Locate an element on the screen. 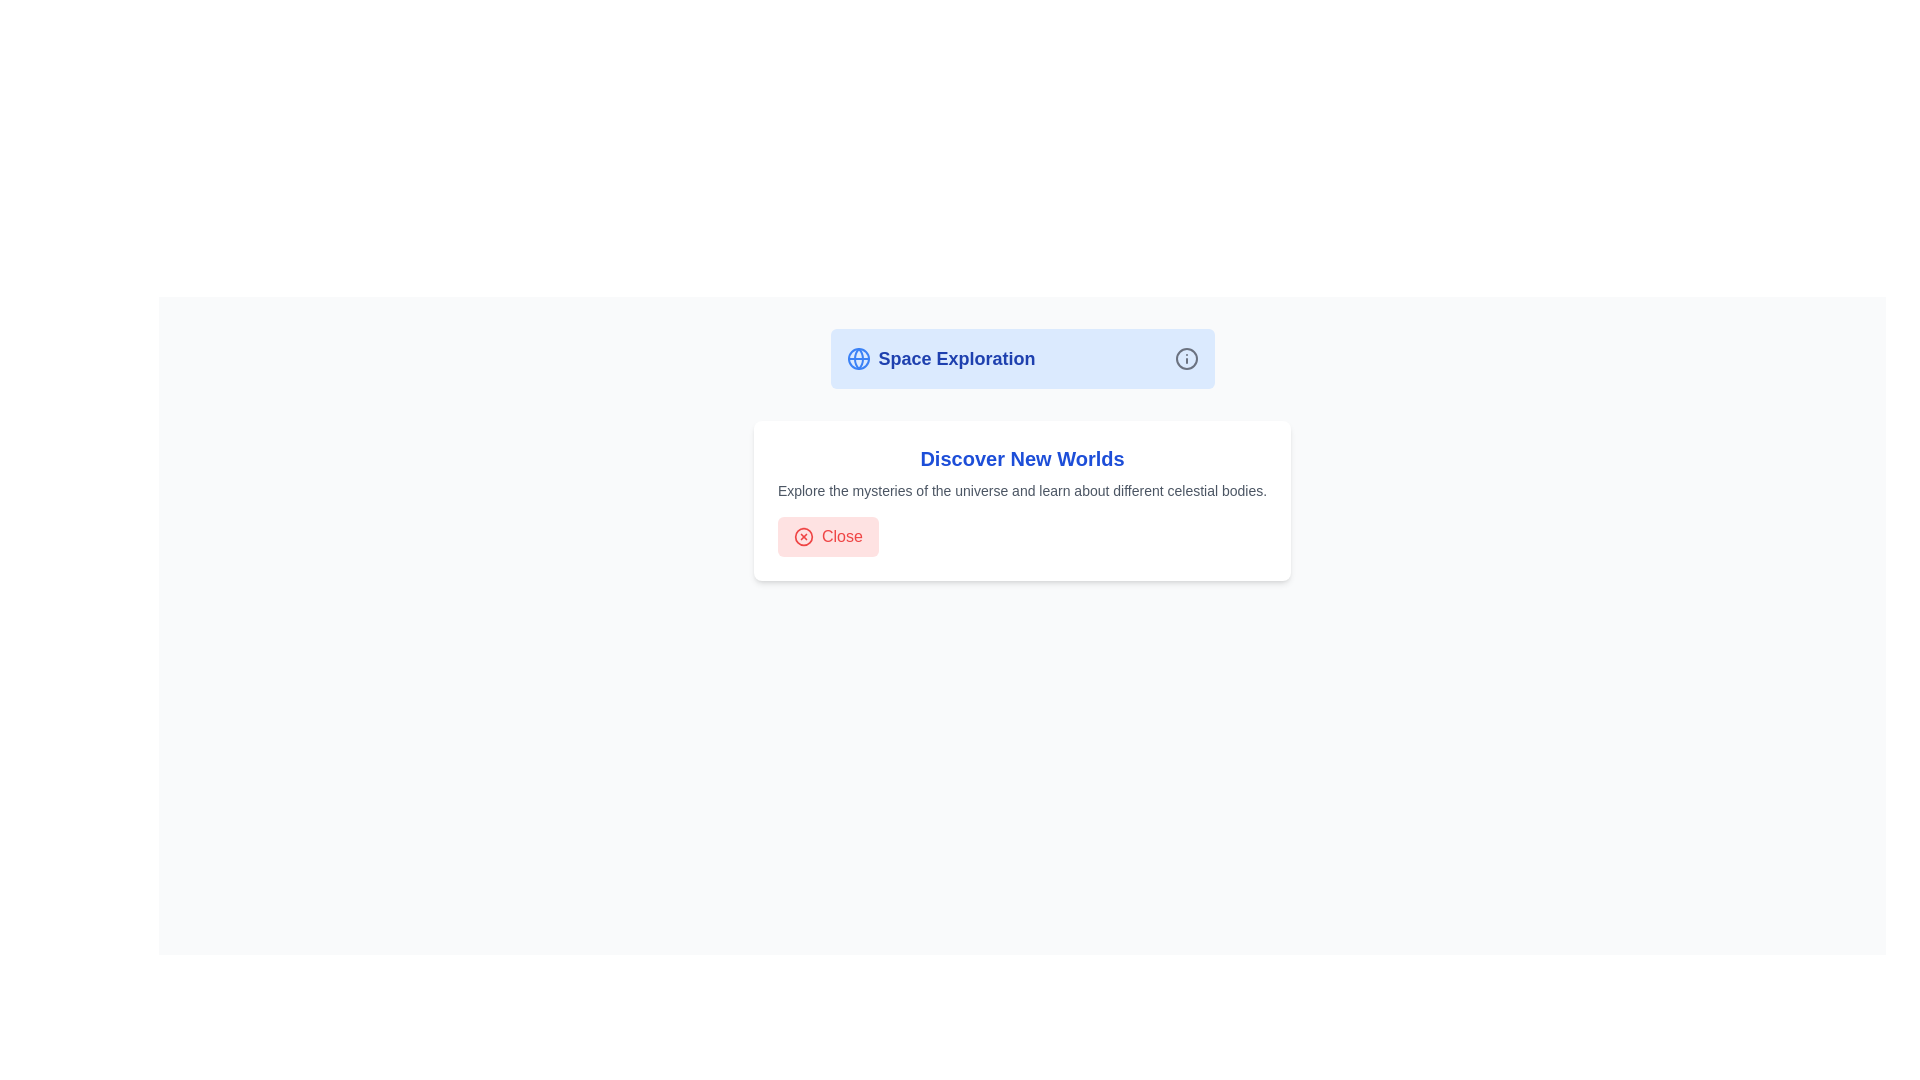 The height and width of the screenshot is (1080, 1920). text from the header or title element that provides the topic 'Space Exploration', located at the top-center of the layout above the 'Discover New Worlds' card is located at coordinates (1022, 357).